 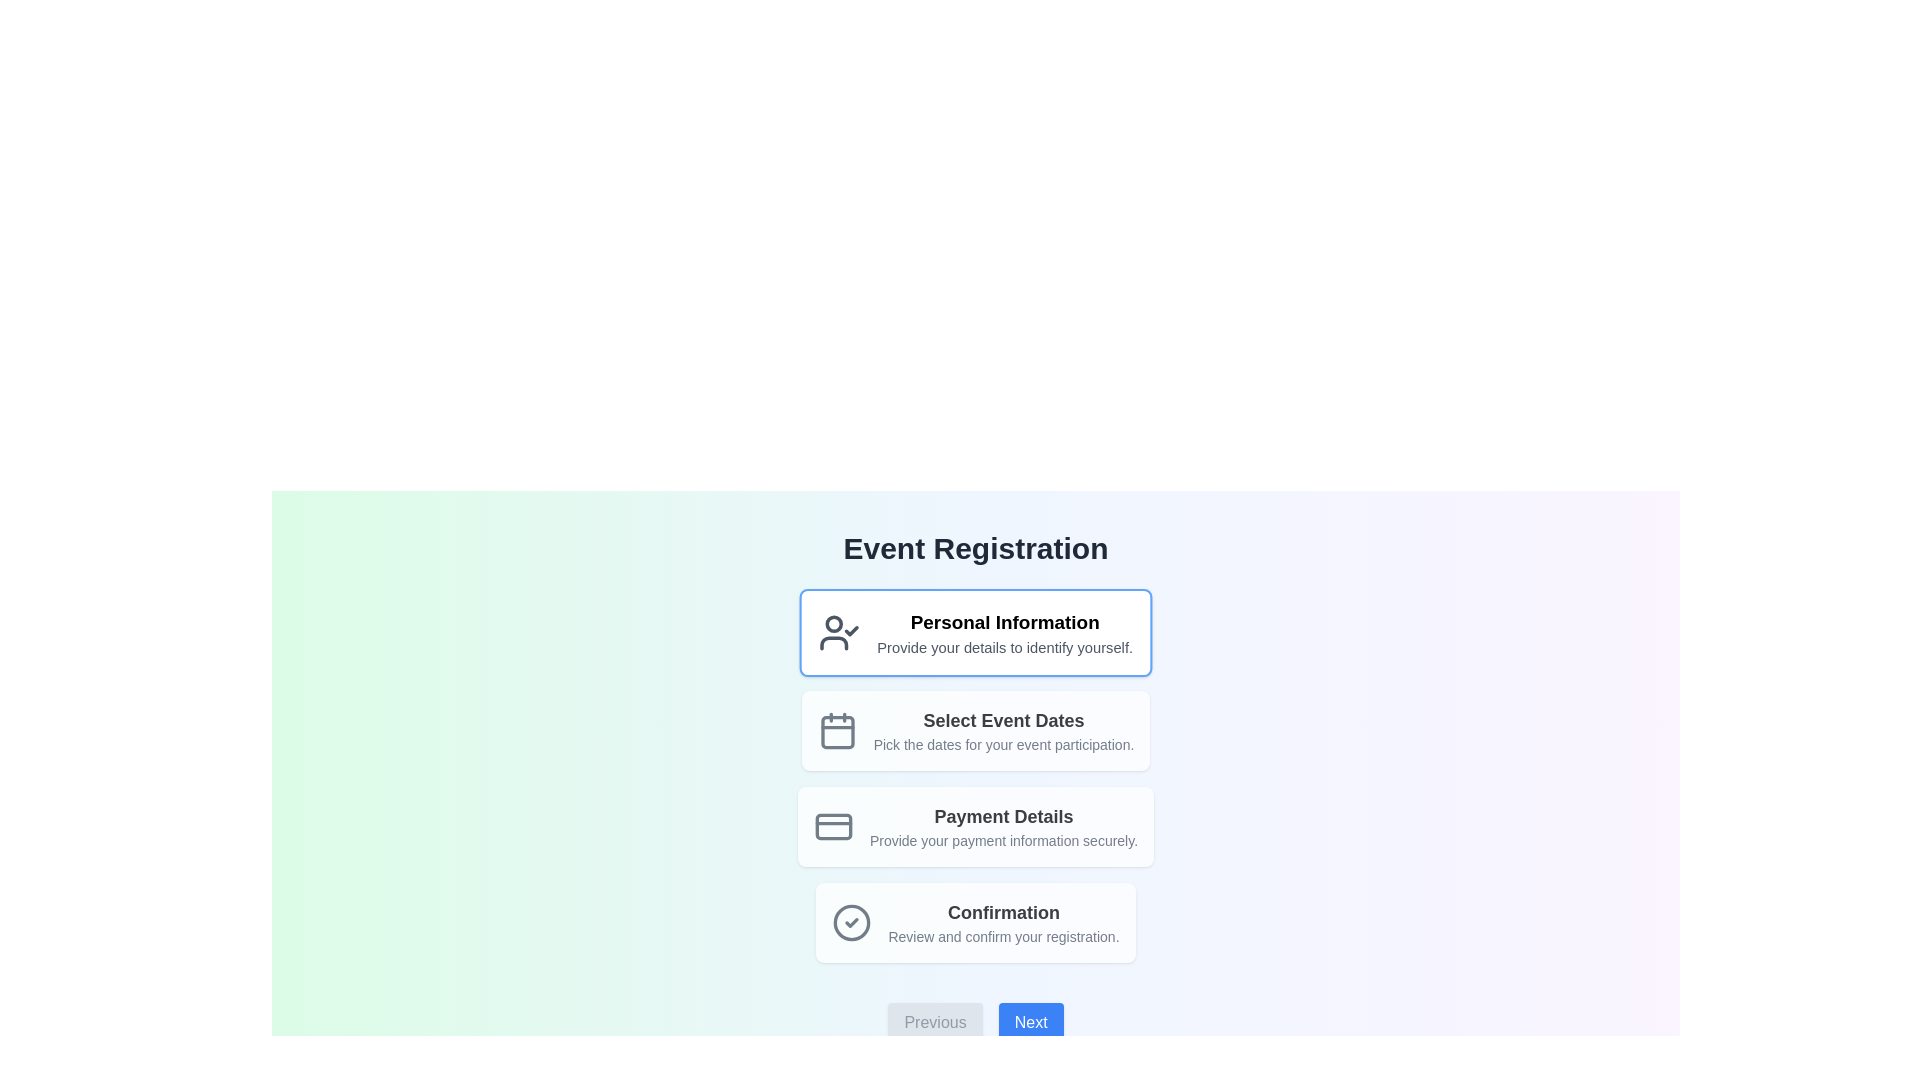 What do you see at coordinates (975, 922) in the screenshot?
I see `the informational section titled 'Confirmation' that contains a checkmark icon and bold text` at bounding box center [975, 922].